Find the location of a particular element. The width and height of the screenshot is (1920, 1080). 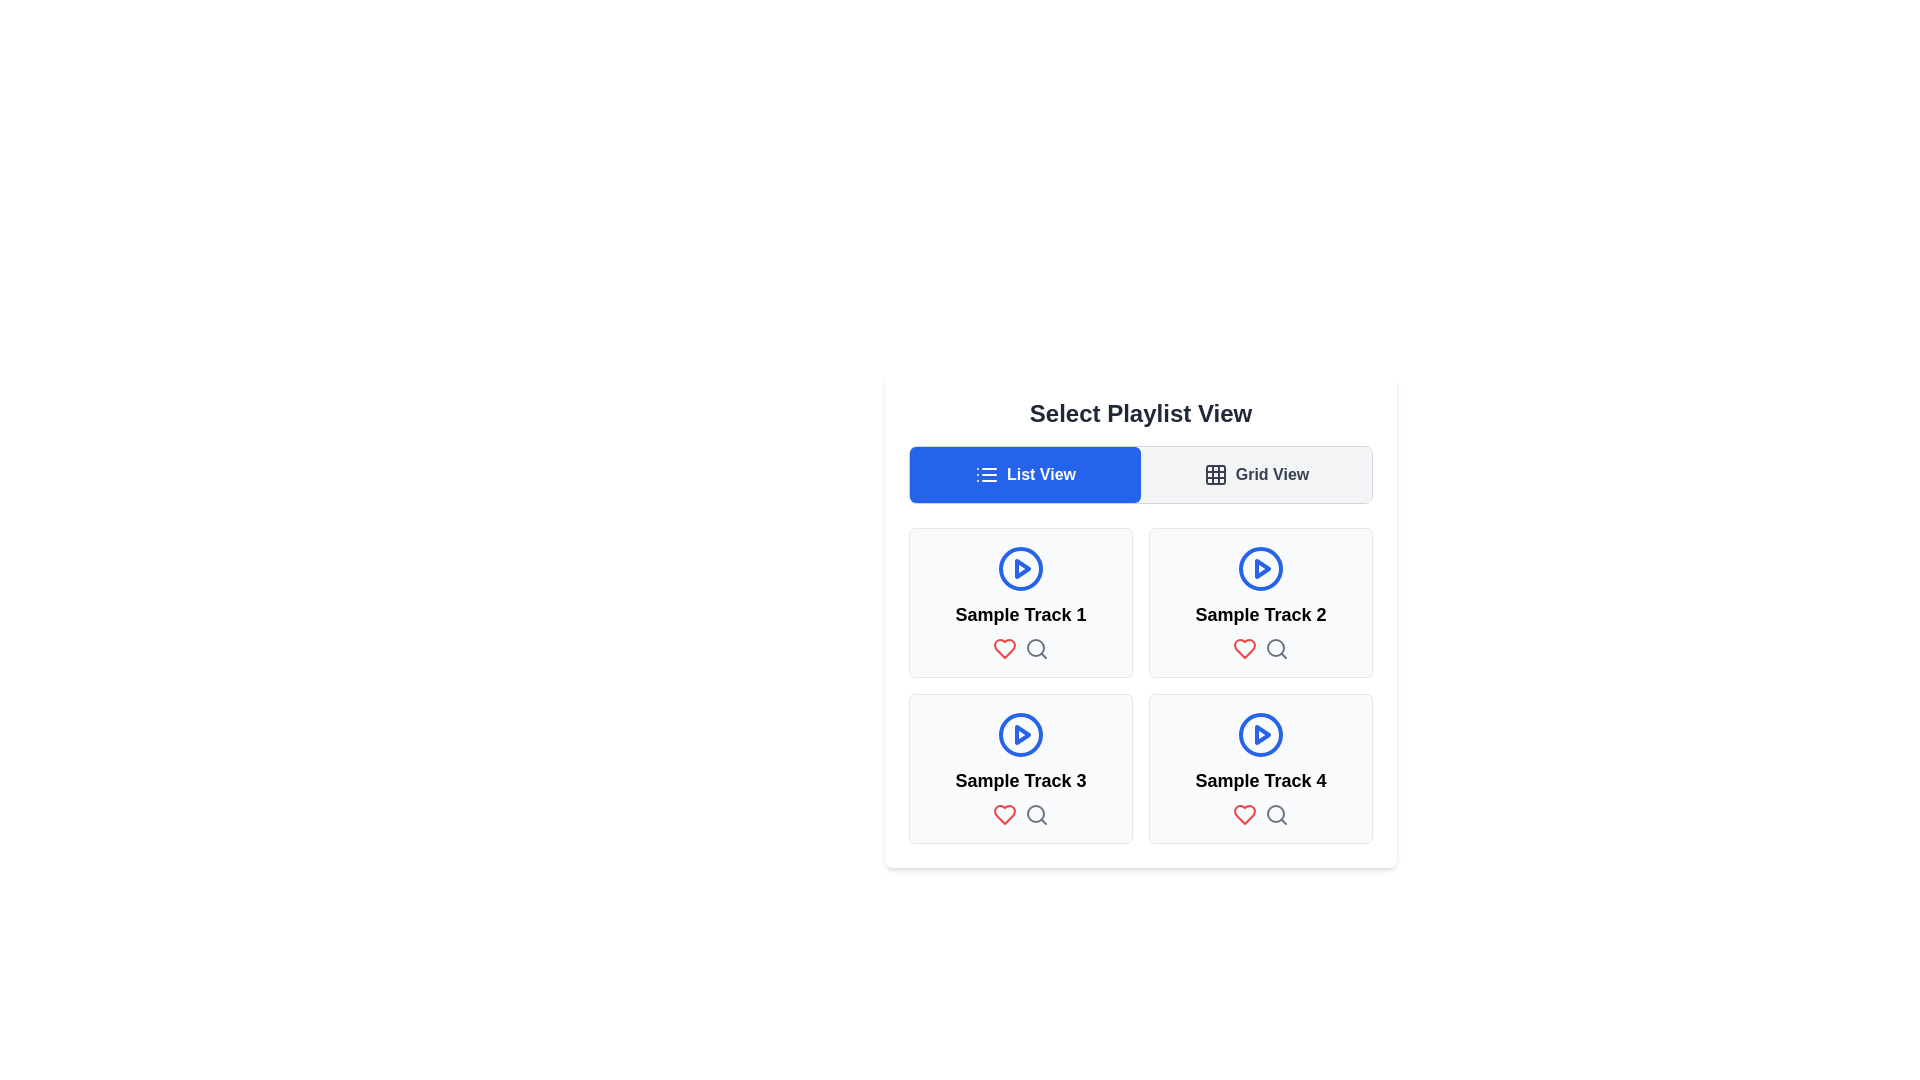

the graphical element at the center of the play button icon for 'Sample Track 4' to initiate the associated action is located at coordinates (1260, 735).